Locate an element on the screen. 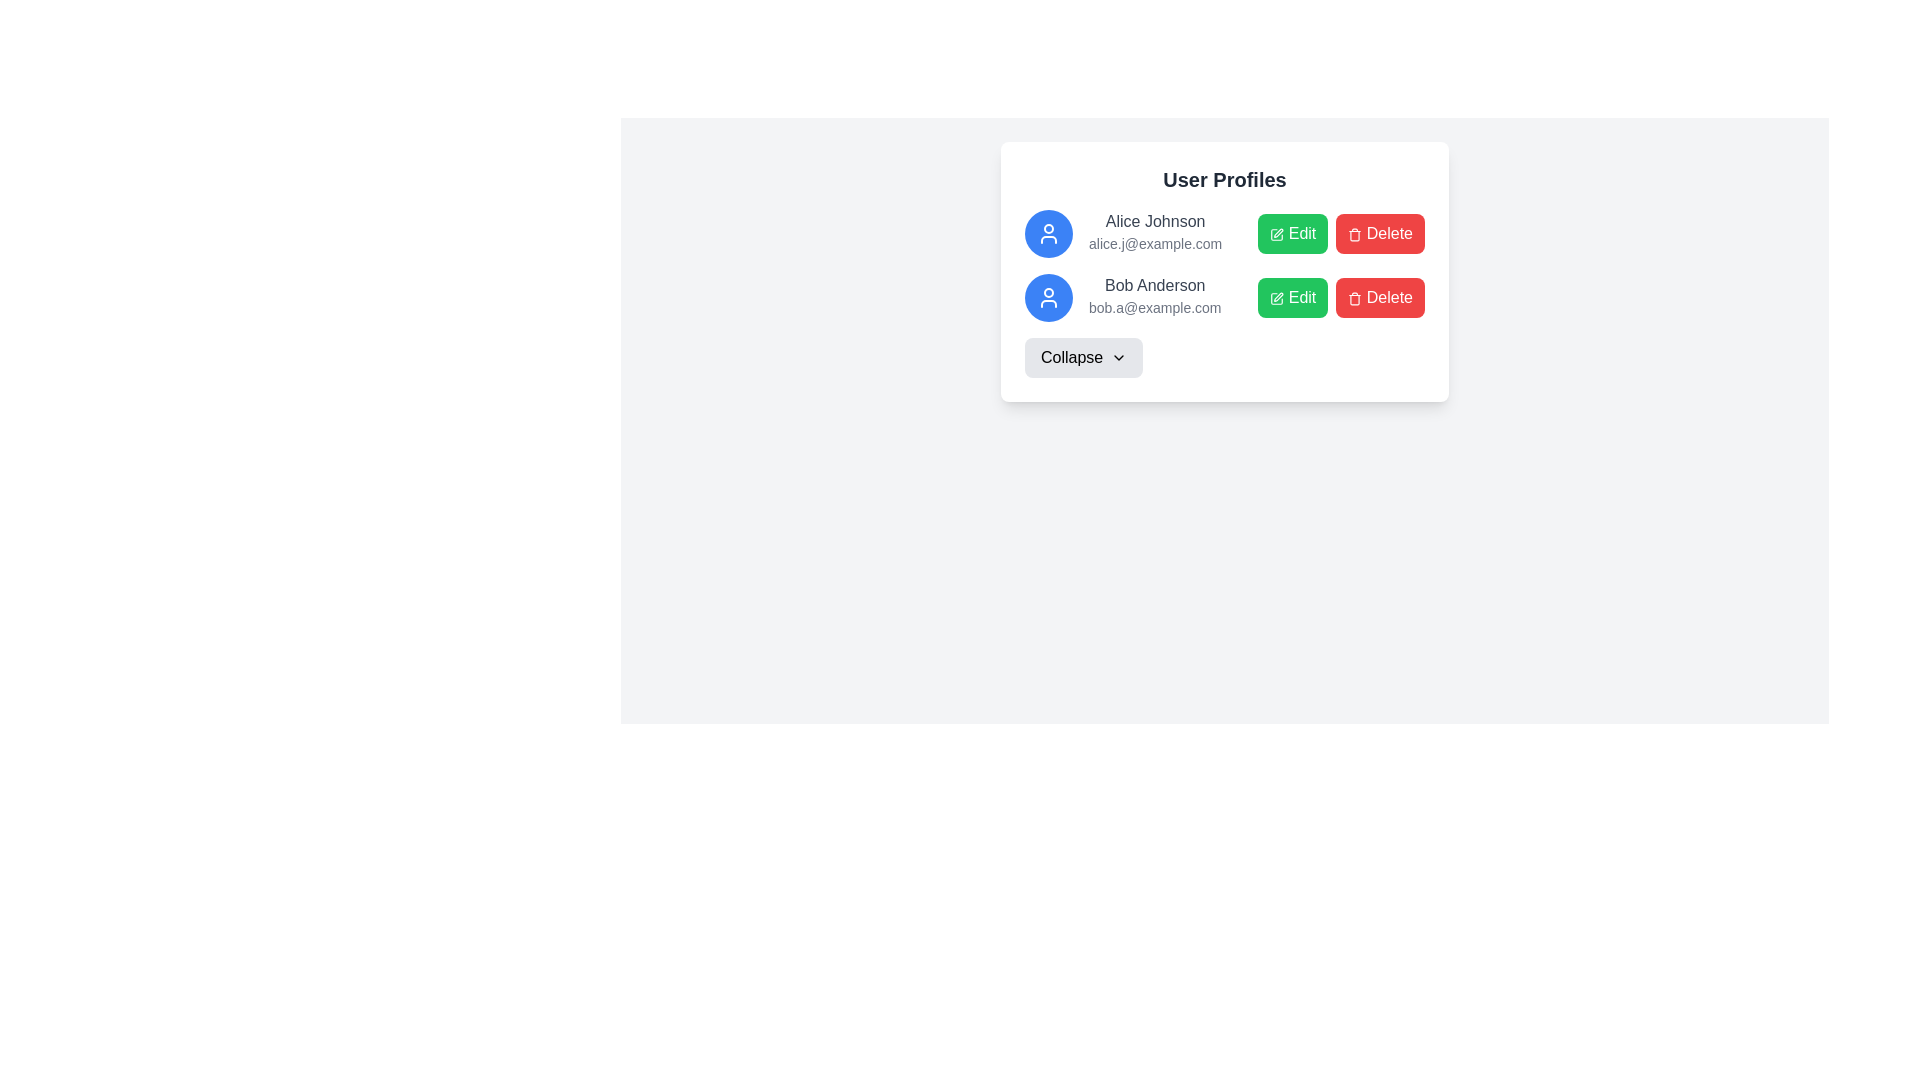 This screenshot has height=1080, width=1920. the edit button associated with user 'Bob Anderson', which is represented by a minimalistic square border as part of a pen or edit icon is located at coordinates (1276, 298).